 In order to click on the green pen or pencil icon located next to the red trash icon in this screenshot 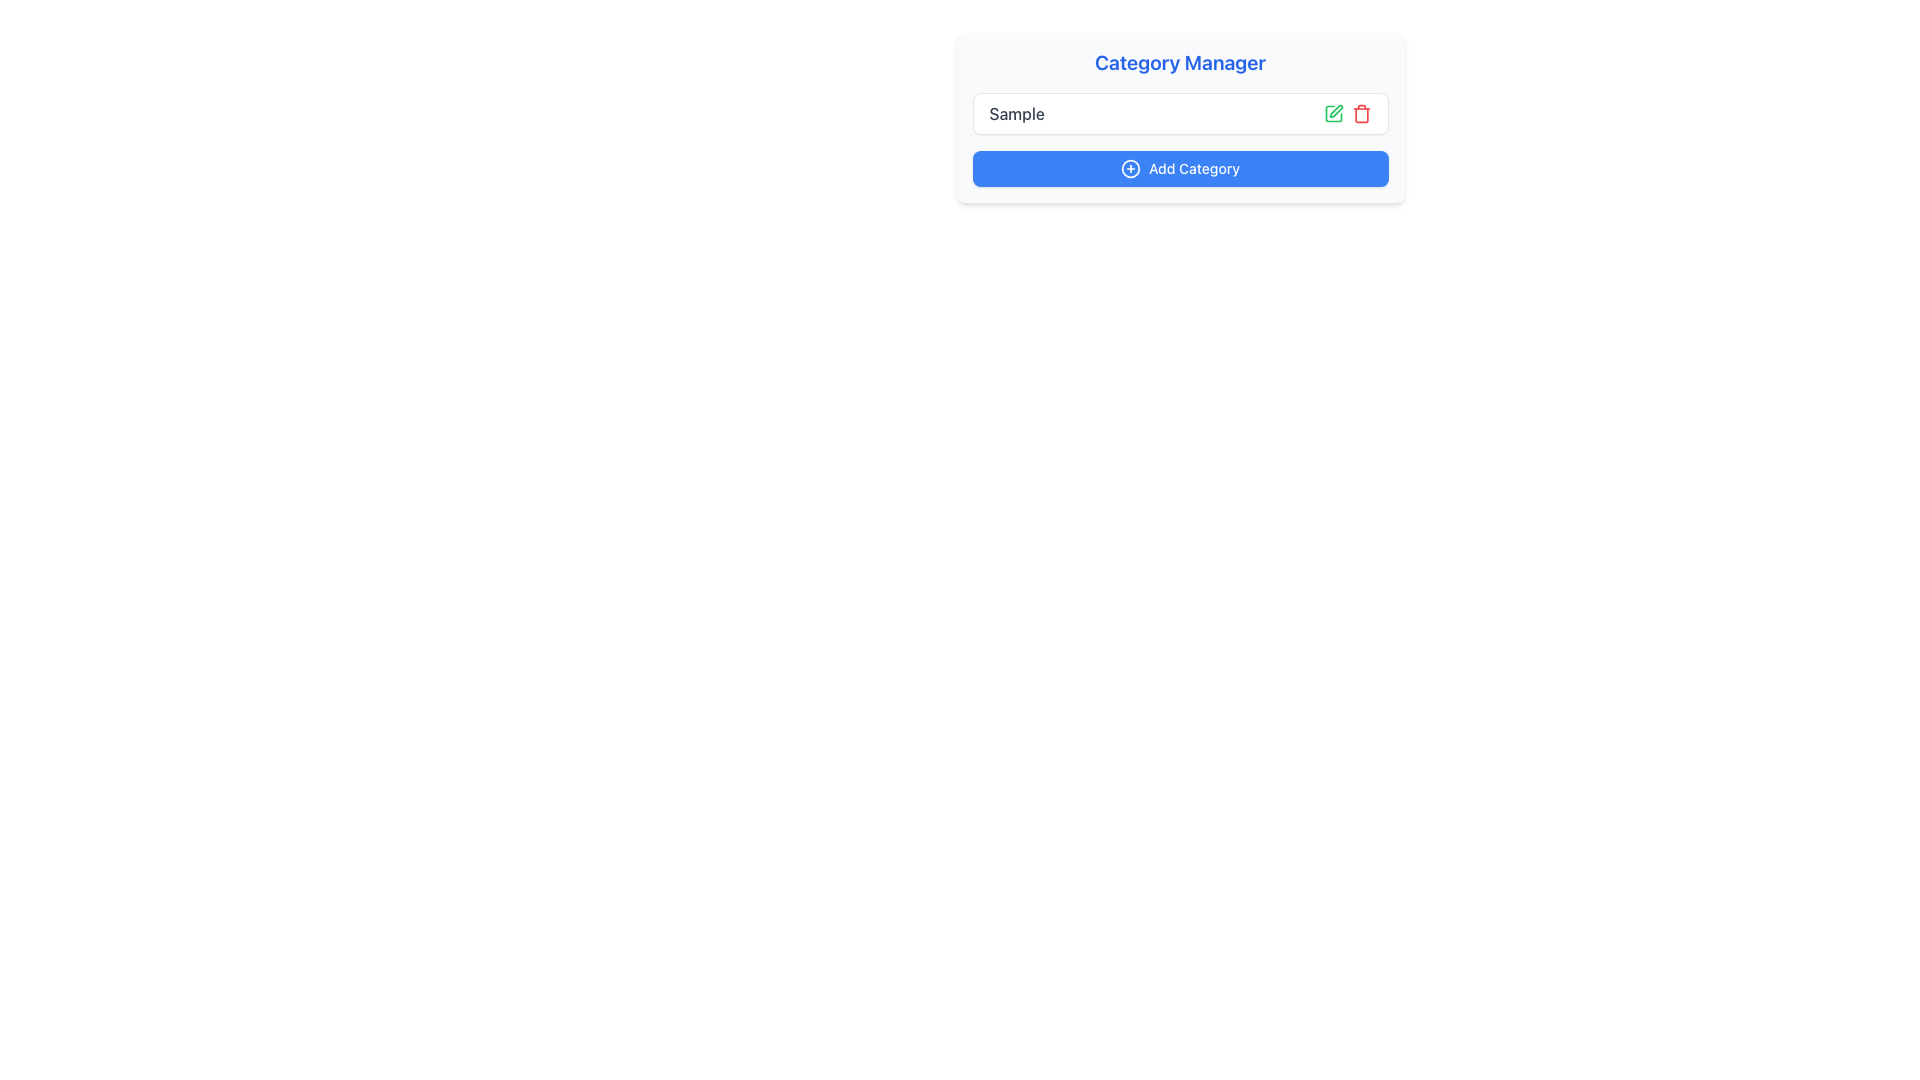, I will do `click(1333, 114)`.